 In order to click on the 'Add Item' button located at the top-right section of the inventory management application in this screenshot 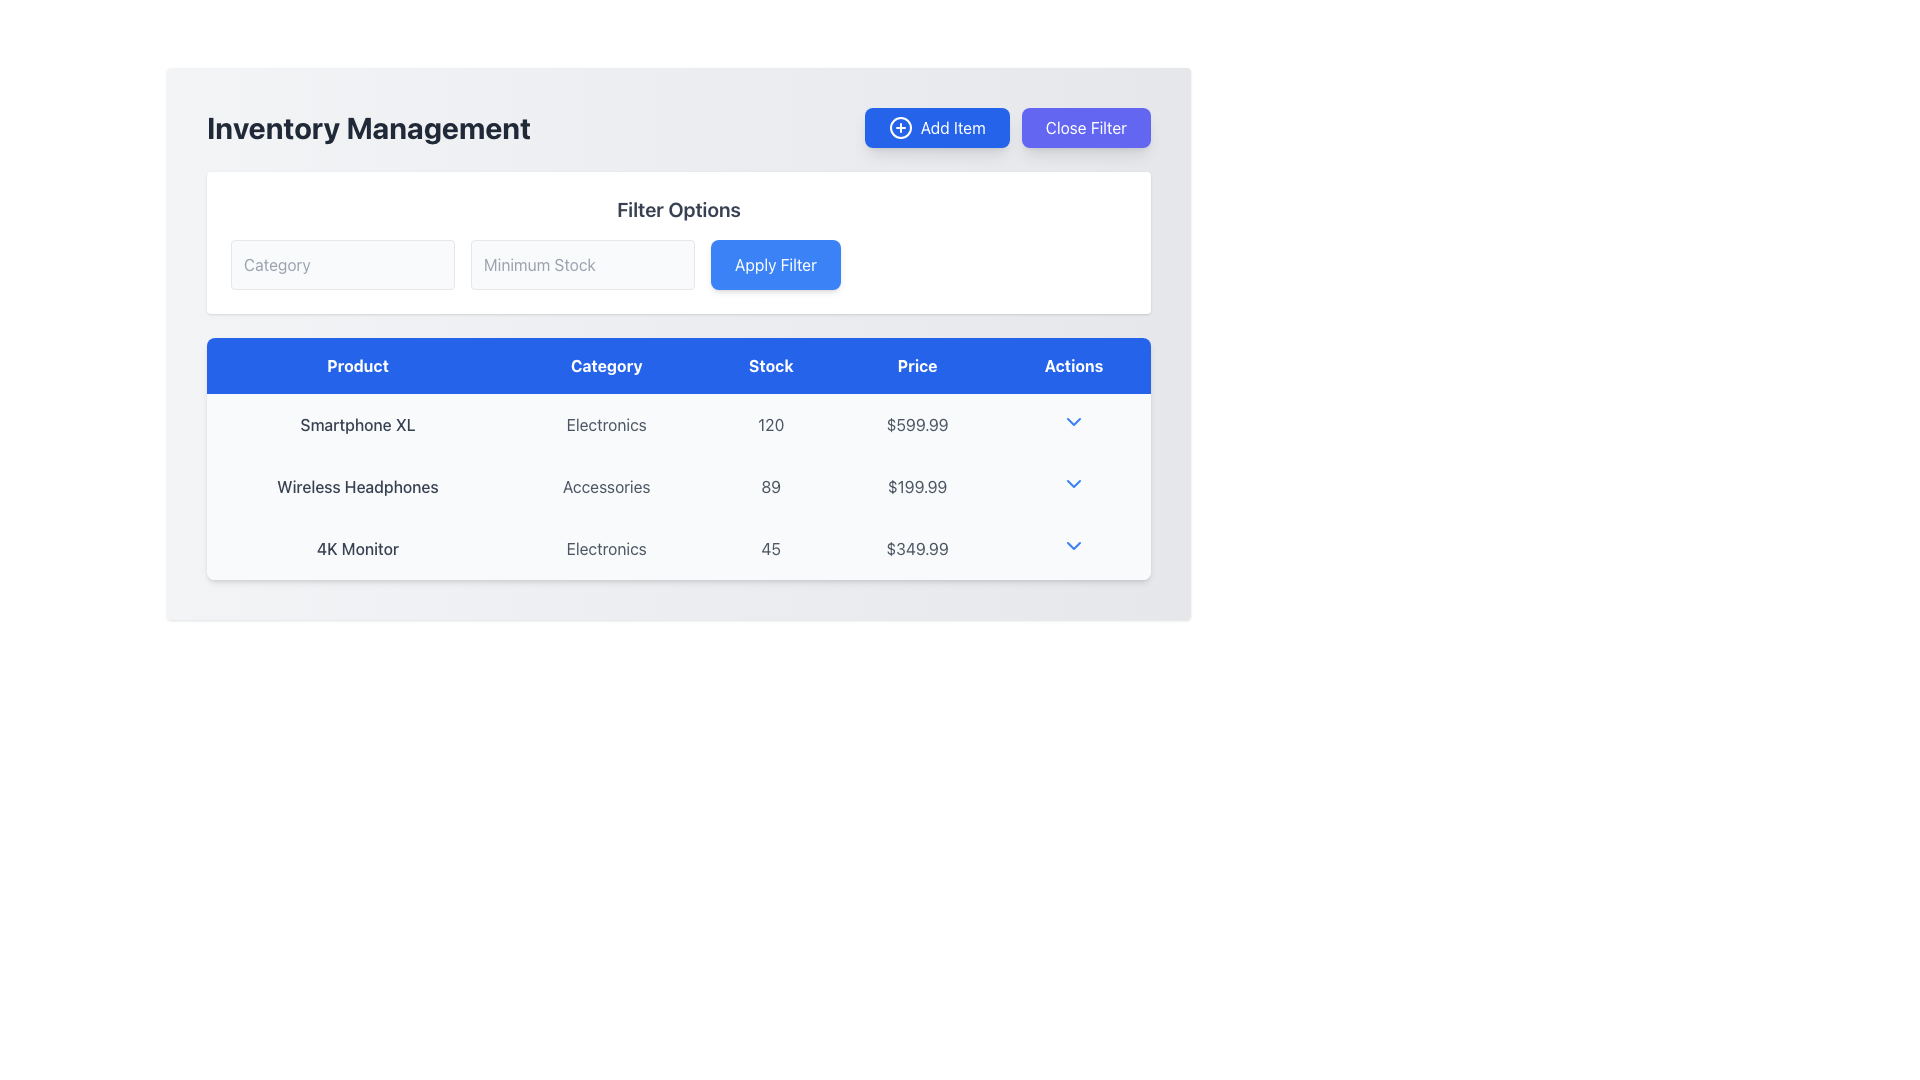, I will do `click(936, 127)`.